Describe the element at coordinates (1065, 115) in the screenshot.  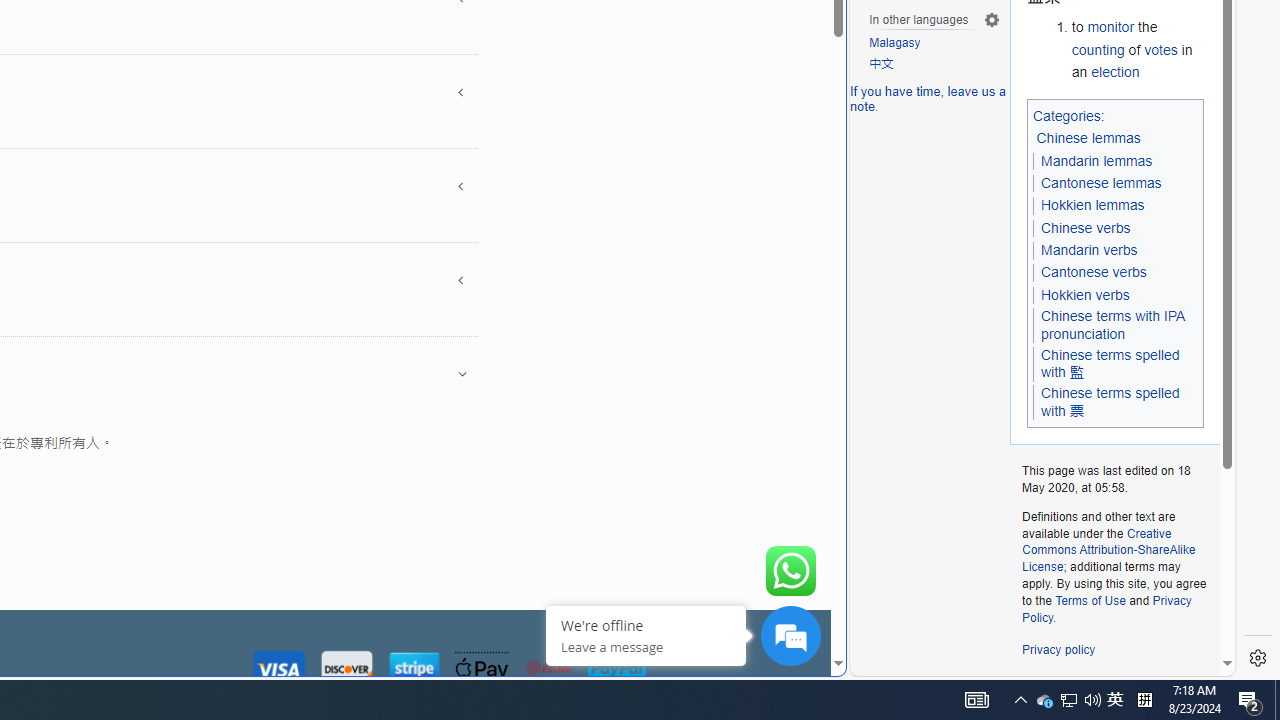
I see `'Categories'` at that location.